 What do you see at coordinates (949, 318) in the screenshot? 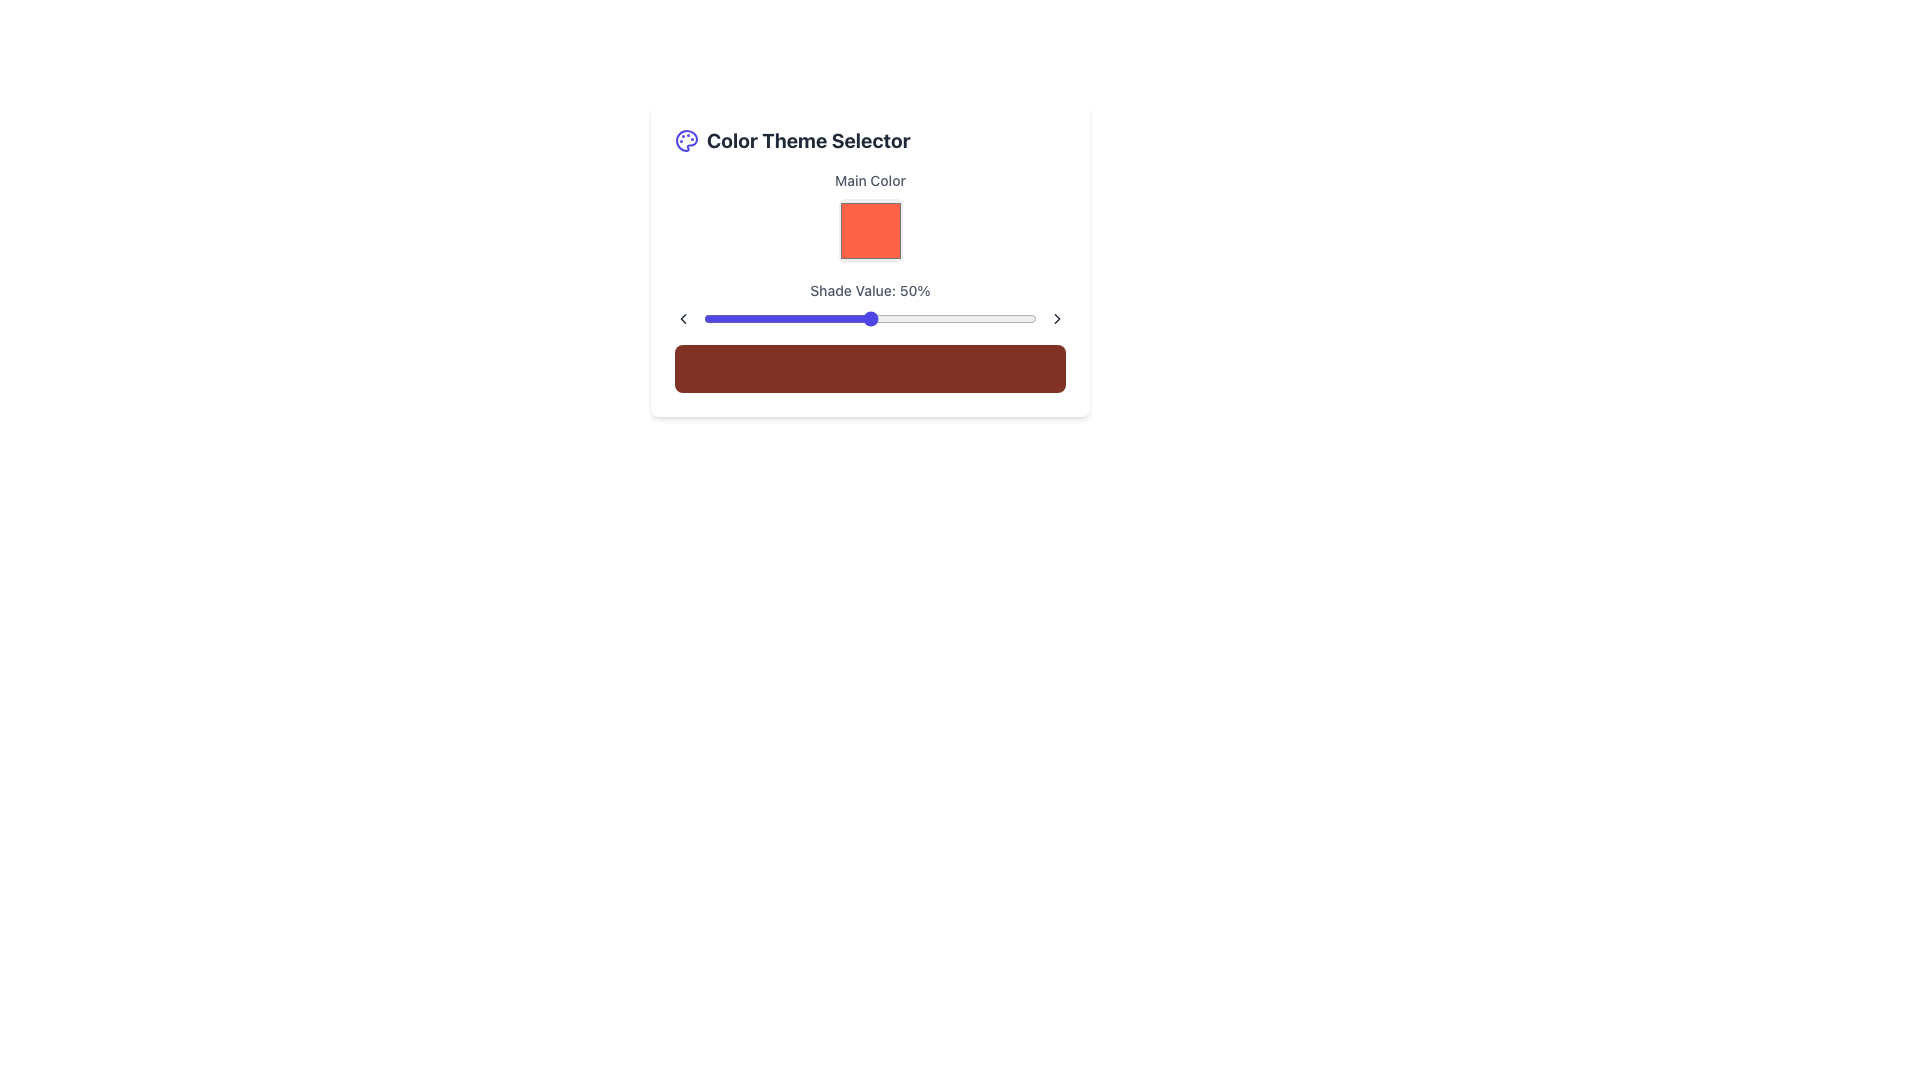
I see `the shade value` at bounding box center [949, 318].